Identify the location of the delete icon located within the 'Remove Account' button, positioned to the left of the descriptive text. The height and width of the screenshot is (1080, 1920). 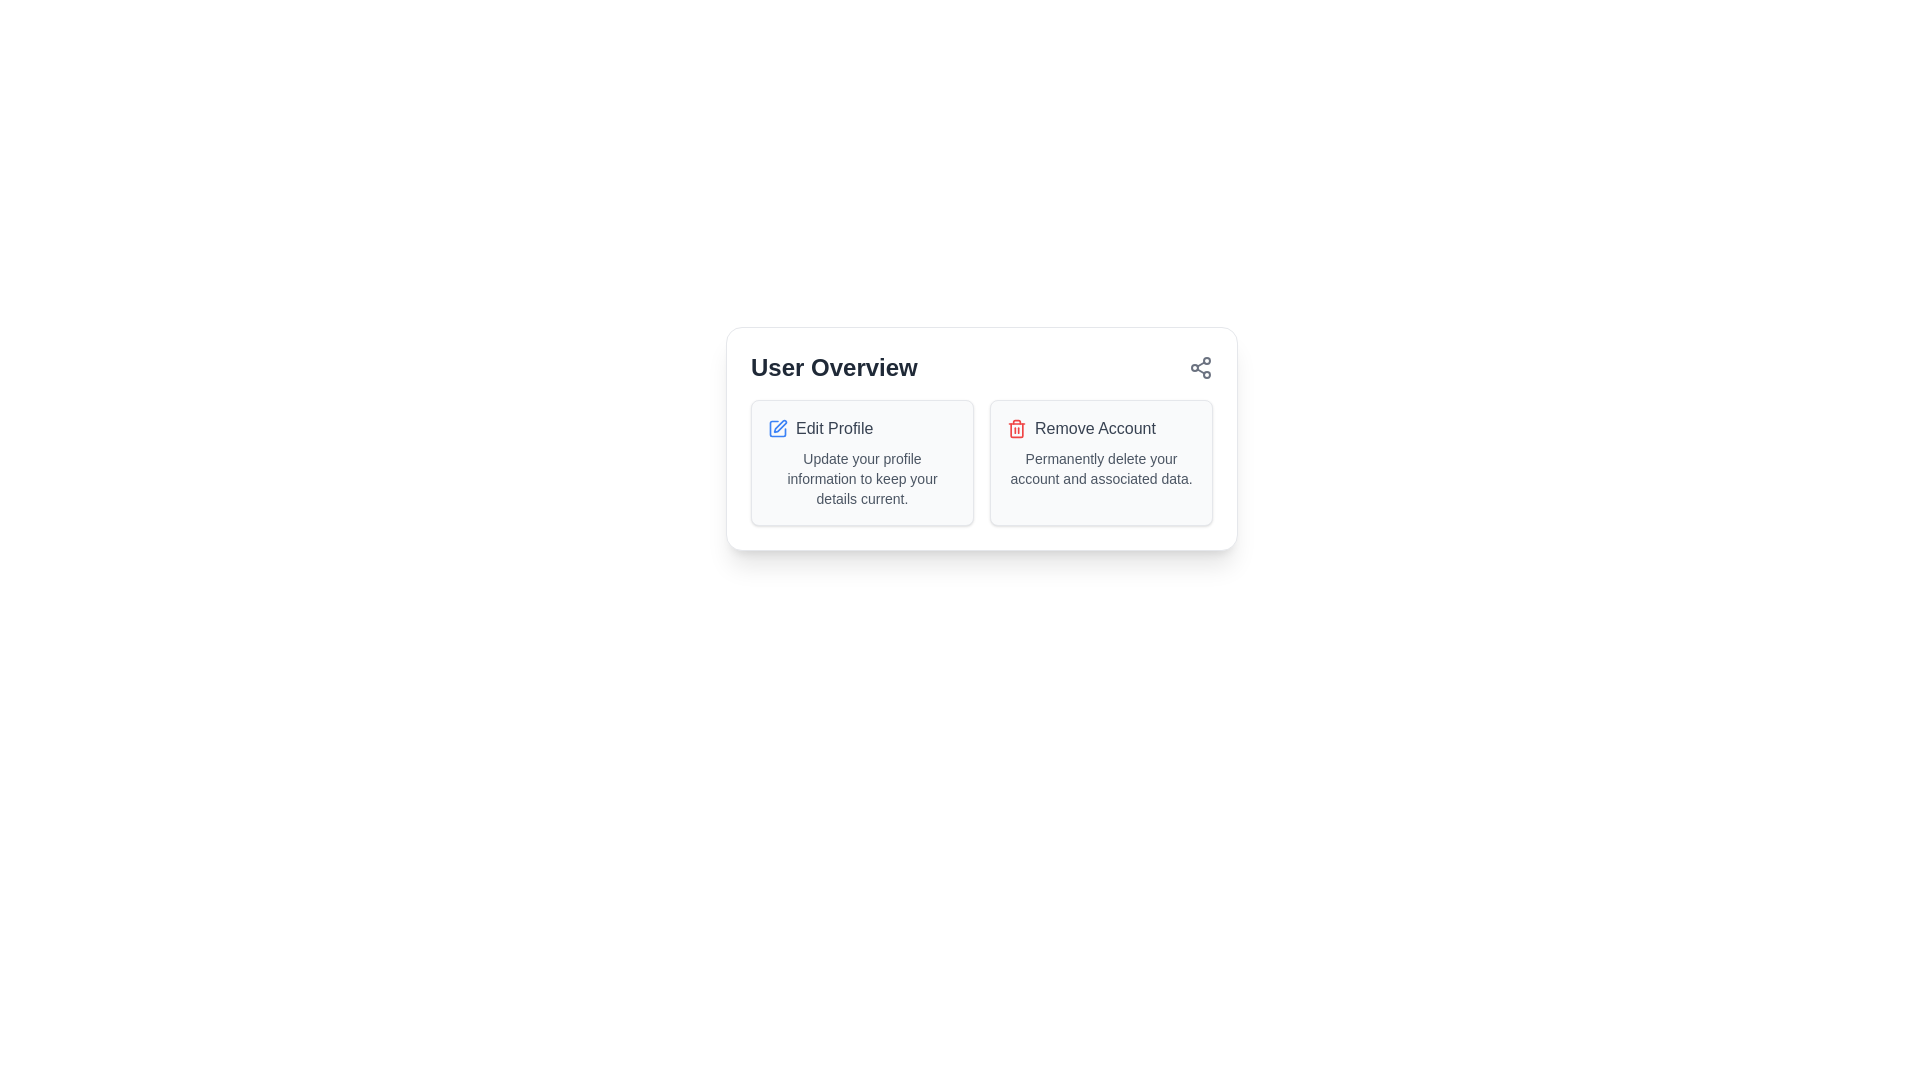
(1017, 427).